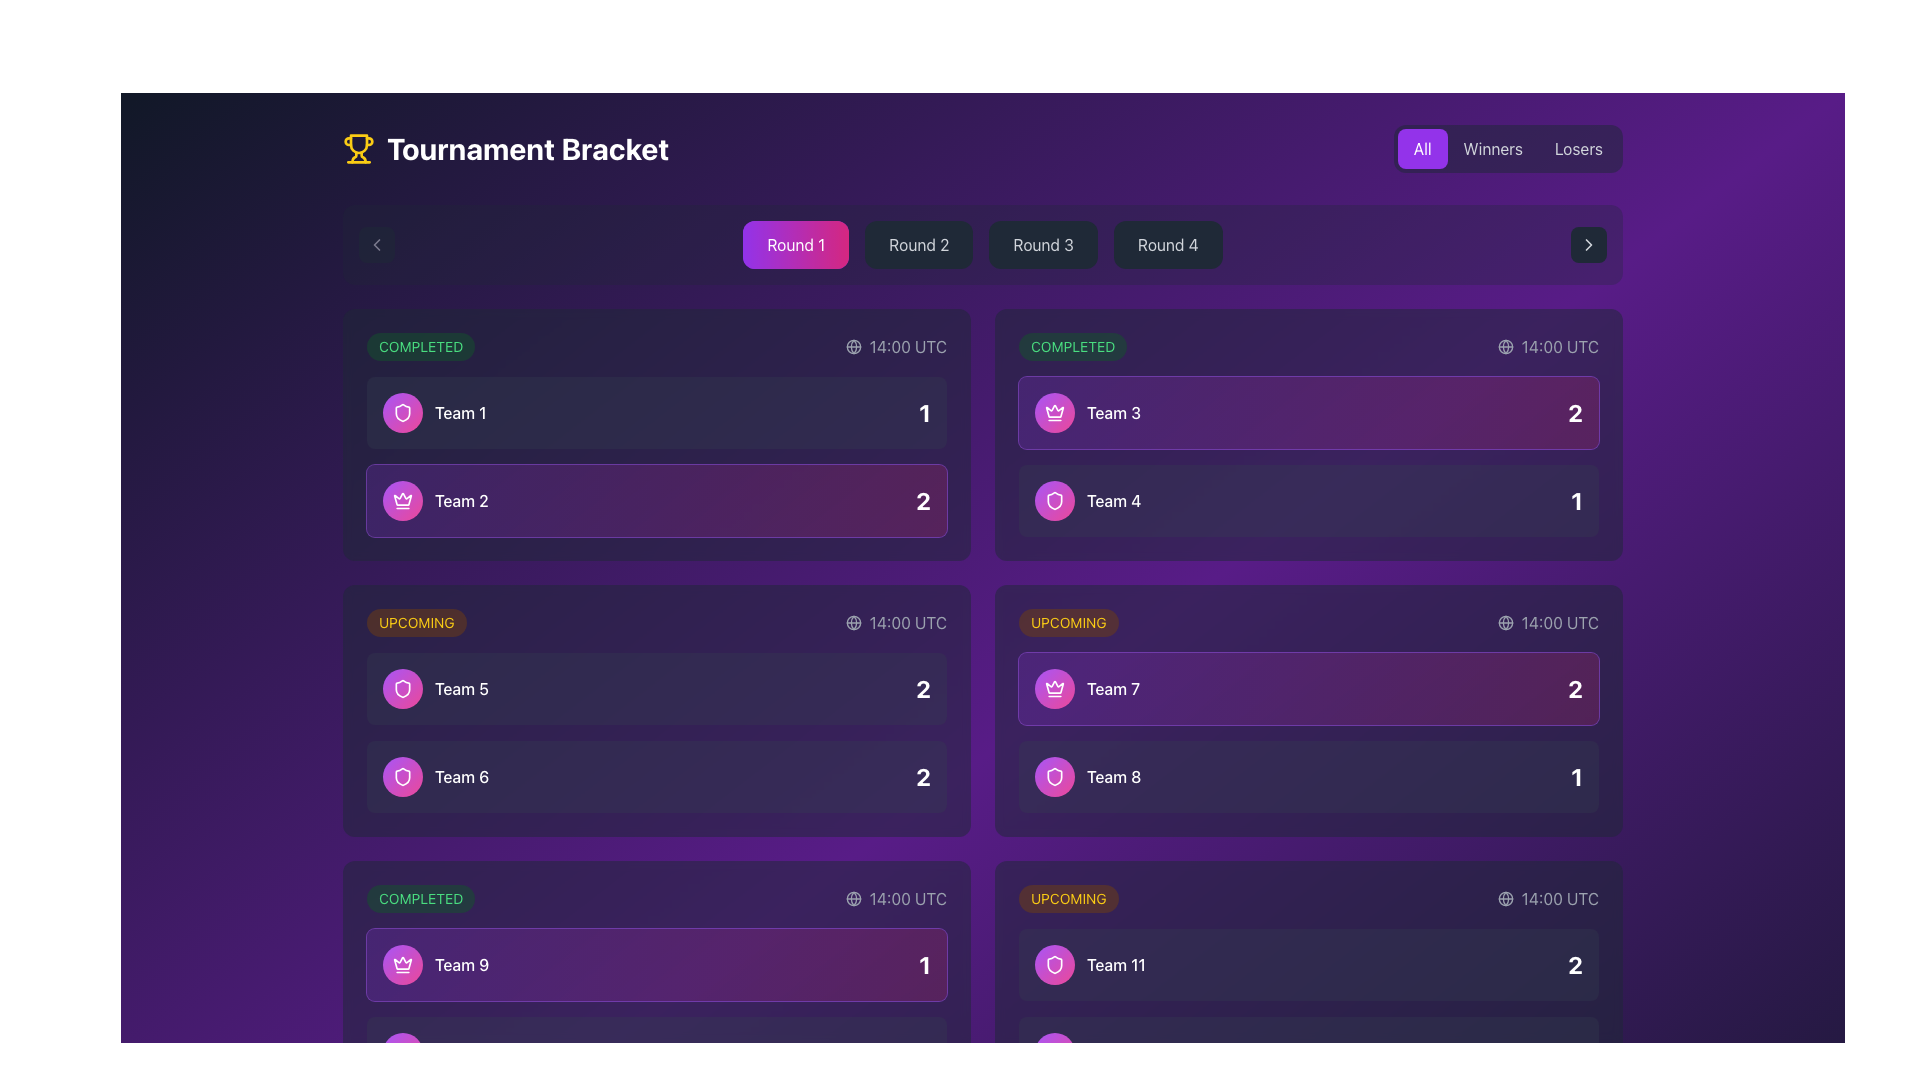 Image resolution: width=1920 pixels, height=1080 pixels. Describe the element at coordinates (907, 622) in the screenshot. I see `content displayed on the text label that shows '14:00 UTC', located in the top right corner of the match scorecard` at that location.